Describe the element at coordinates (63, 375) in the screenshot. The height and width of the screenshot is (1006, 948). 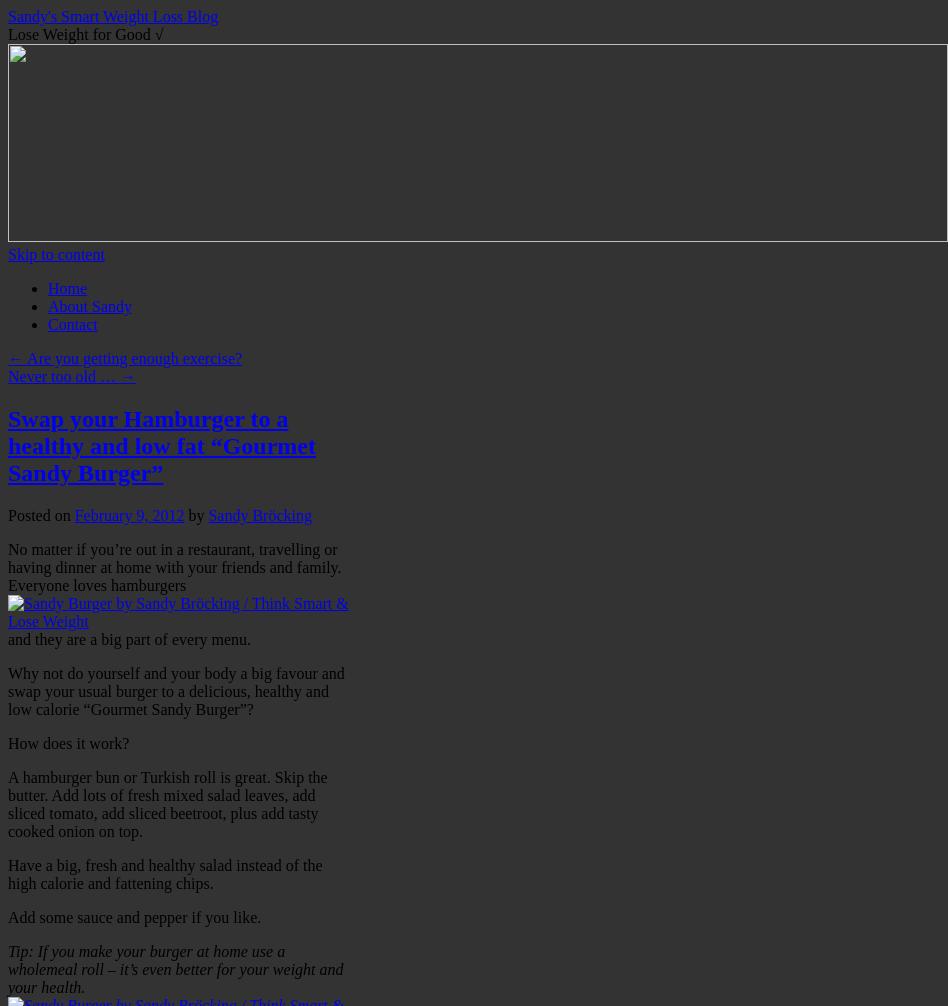
I see `'Never too old …'` at that location.